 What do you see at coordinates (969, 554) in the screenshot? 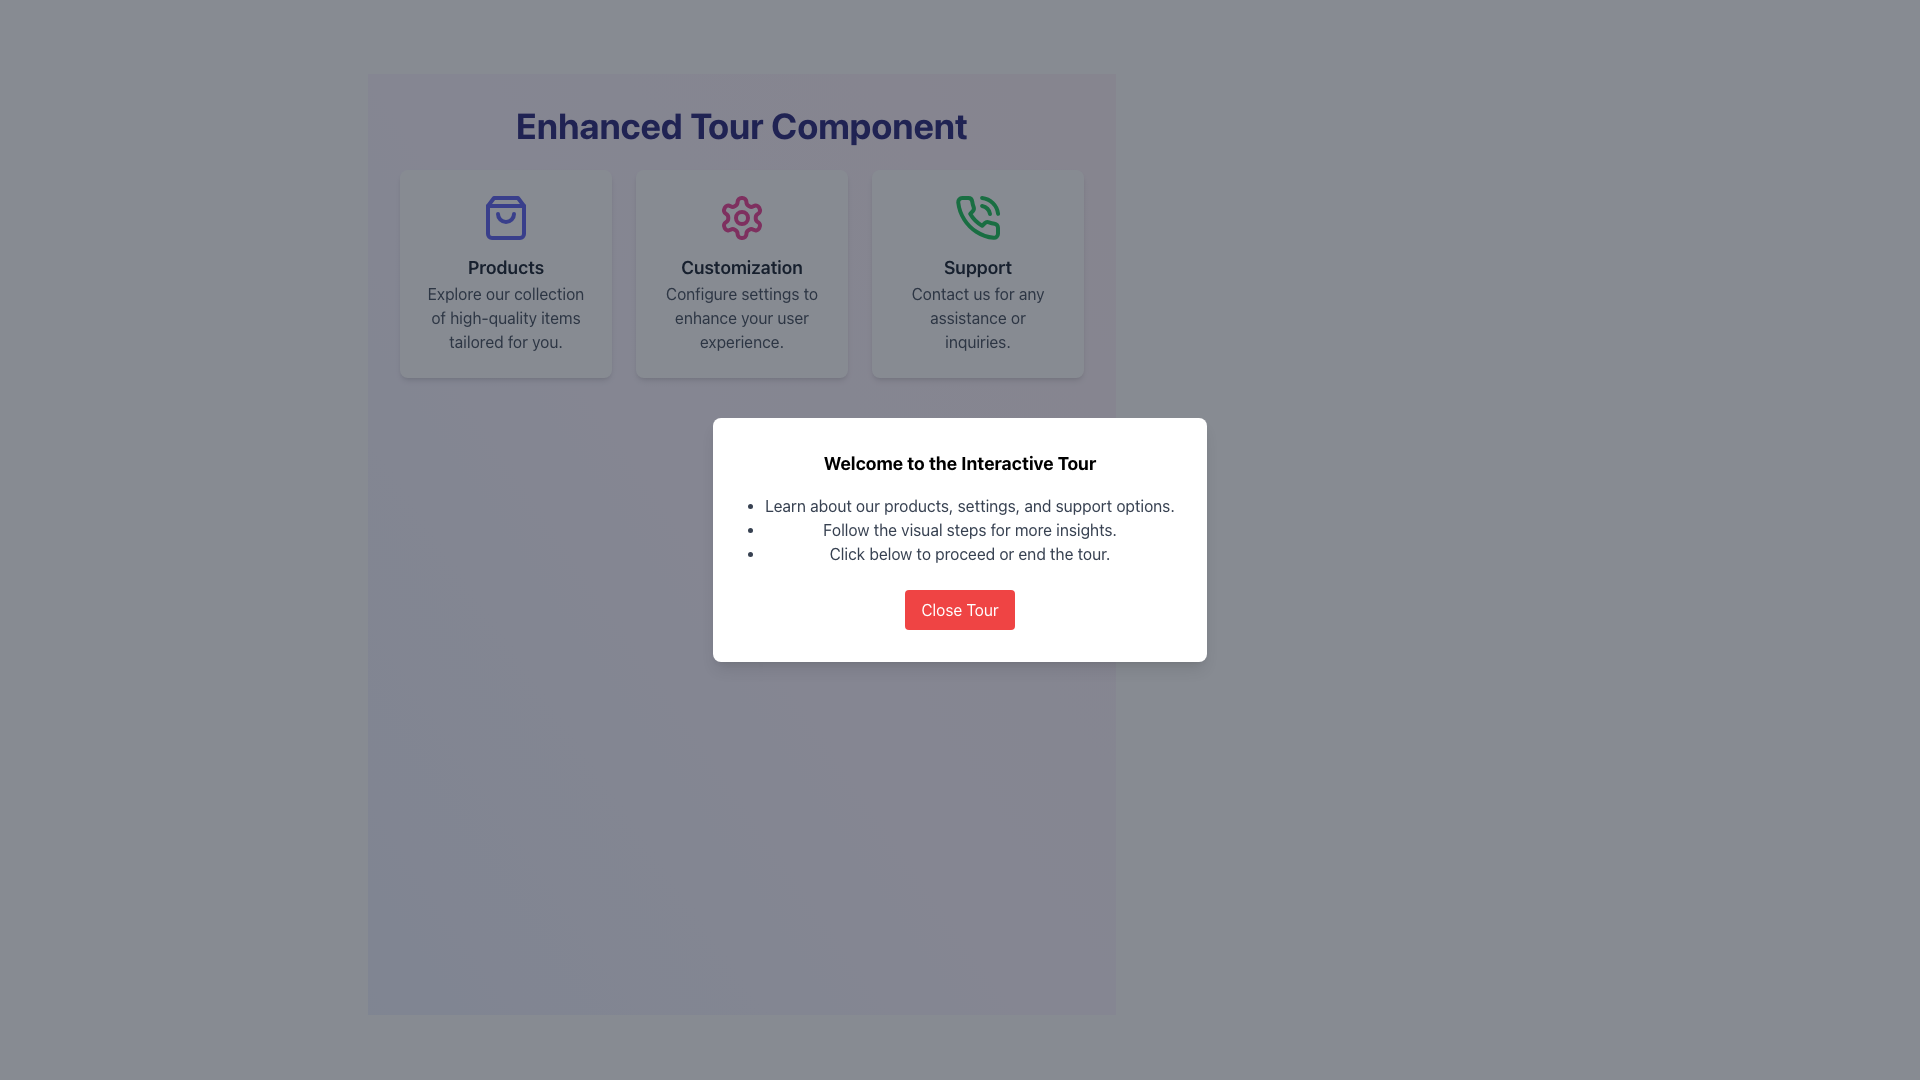
I see `static text displaying 'Click below to proceed or end the tour.' which is the third item in an unordered list within a modal box` at bounding box center [969, 554].